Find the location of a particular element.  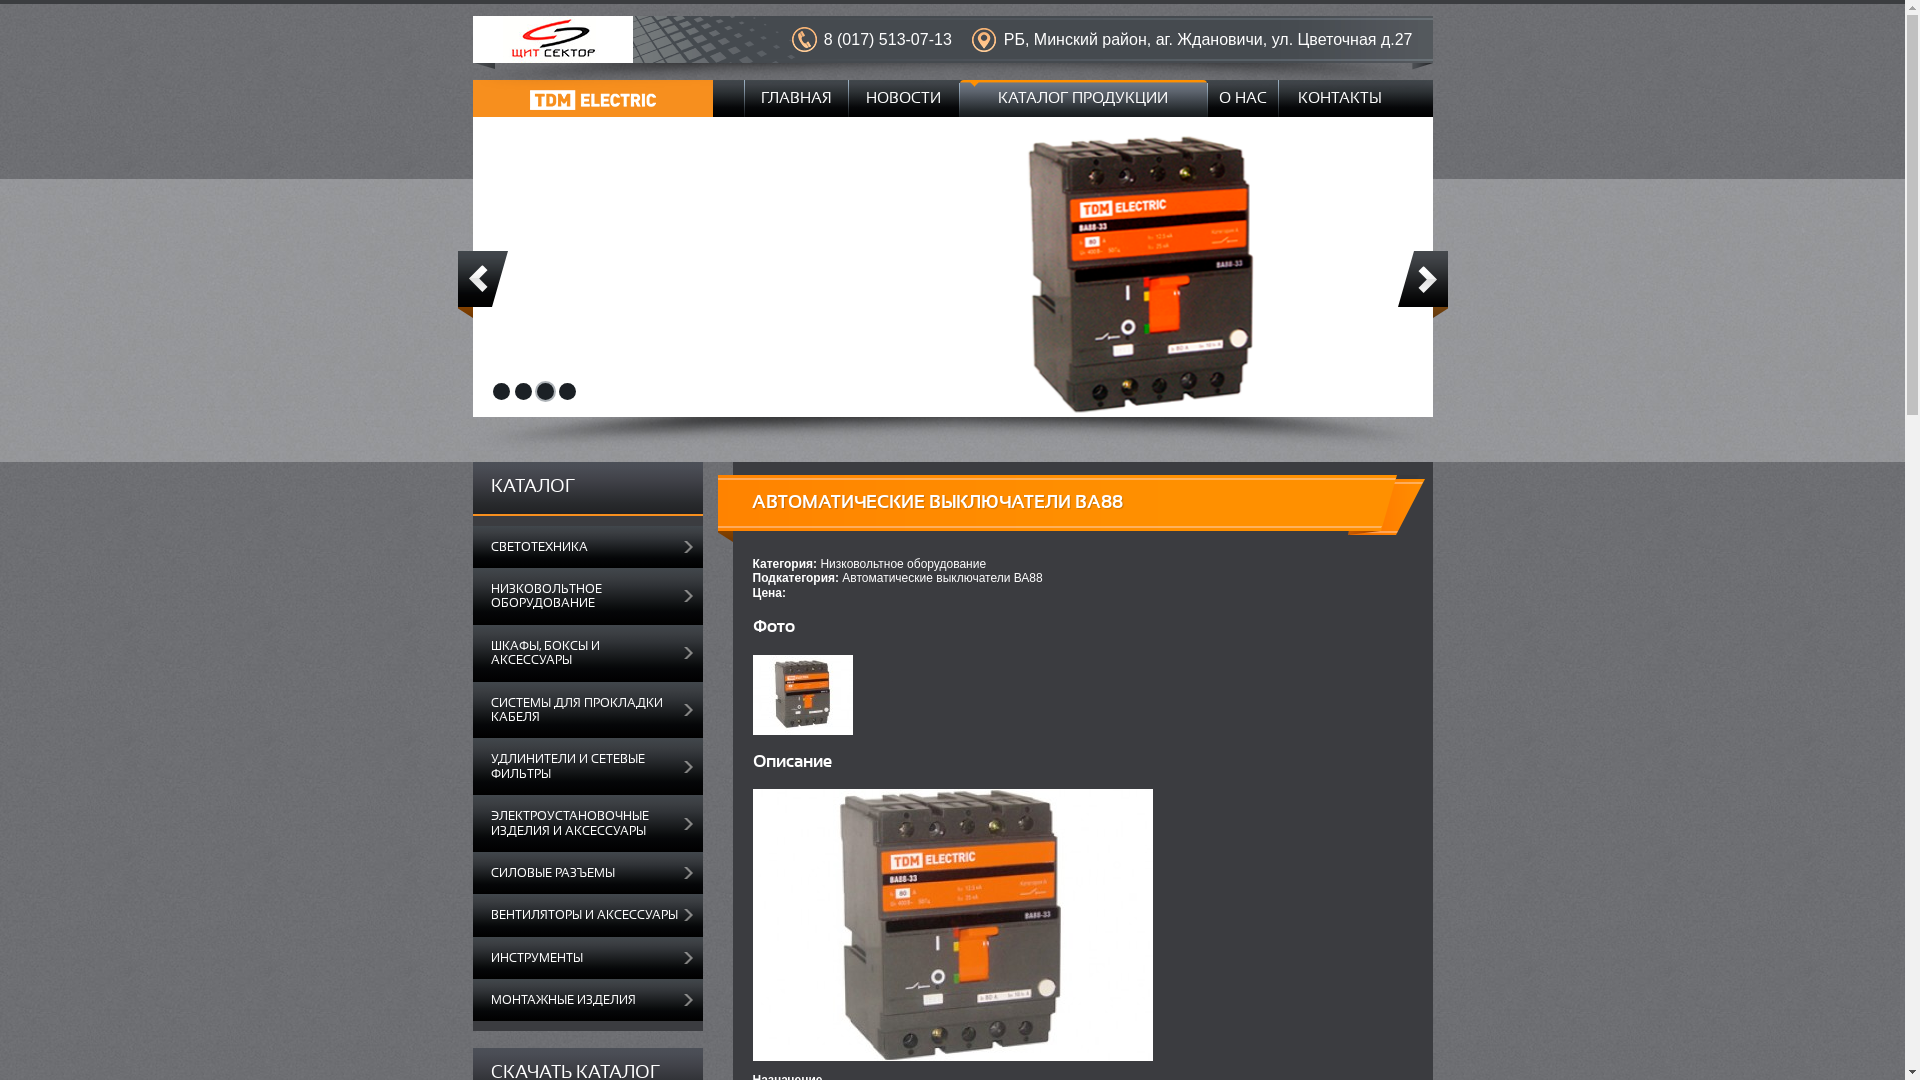

'2' is located at coordinates (513, 391).